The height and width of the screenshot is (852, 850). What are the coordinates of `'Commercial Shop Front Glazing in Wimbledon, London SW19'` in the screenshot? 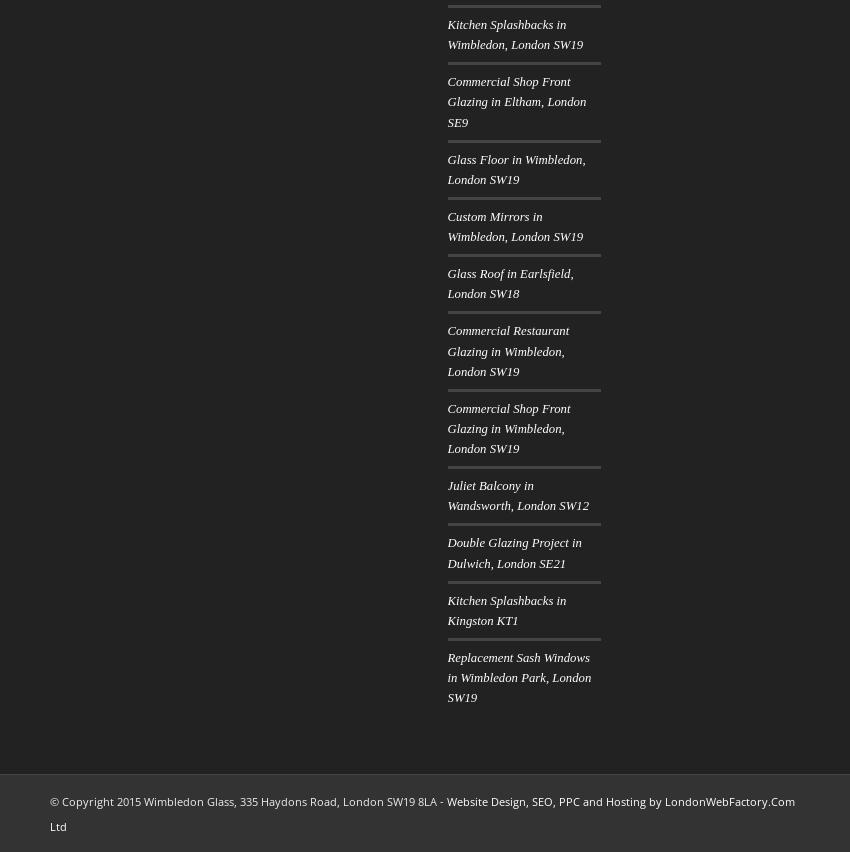 It's located at (508, 427).